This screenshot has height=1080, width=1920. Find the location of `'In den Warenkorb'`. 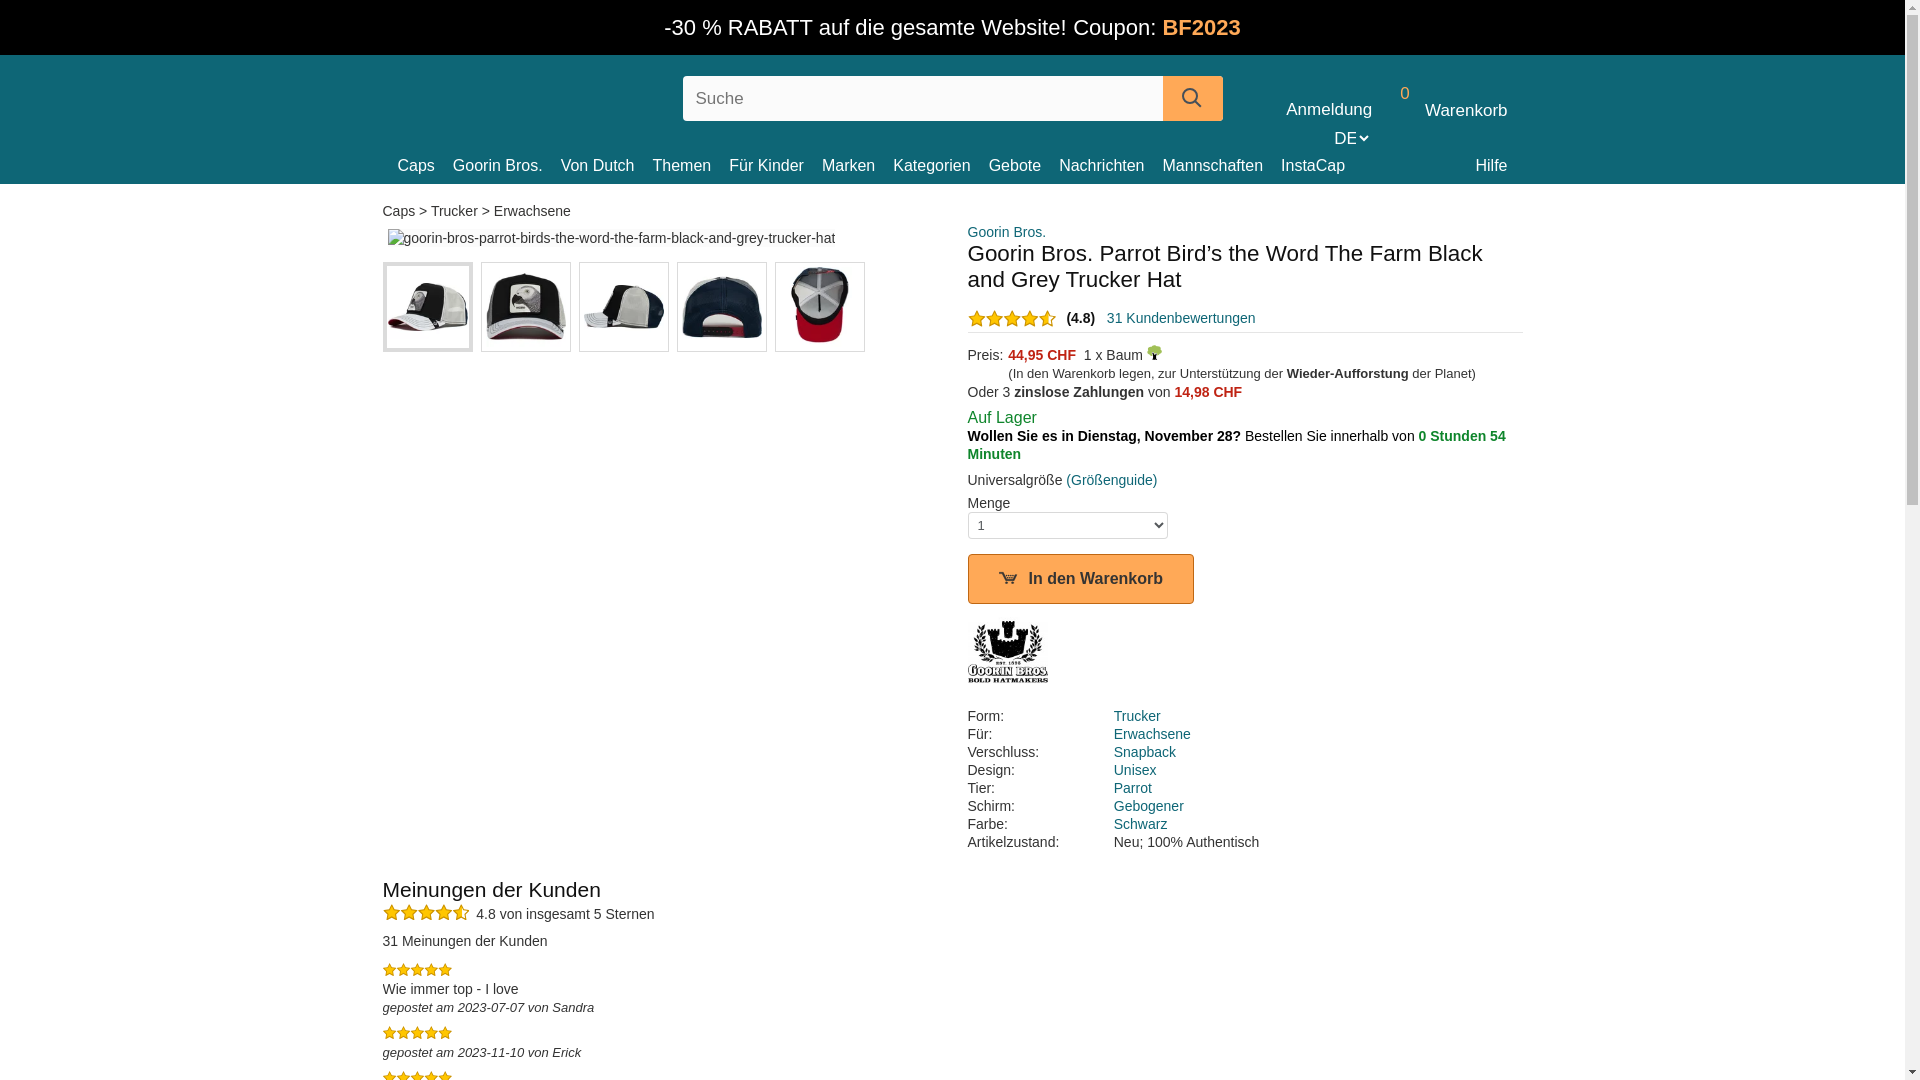

'In den Warenkorb' is located at coordinates (1080, 578).